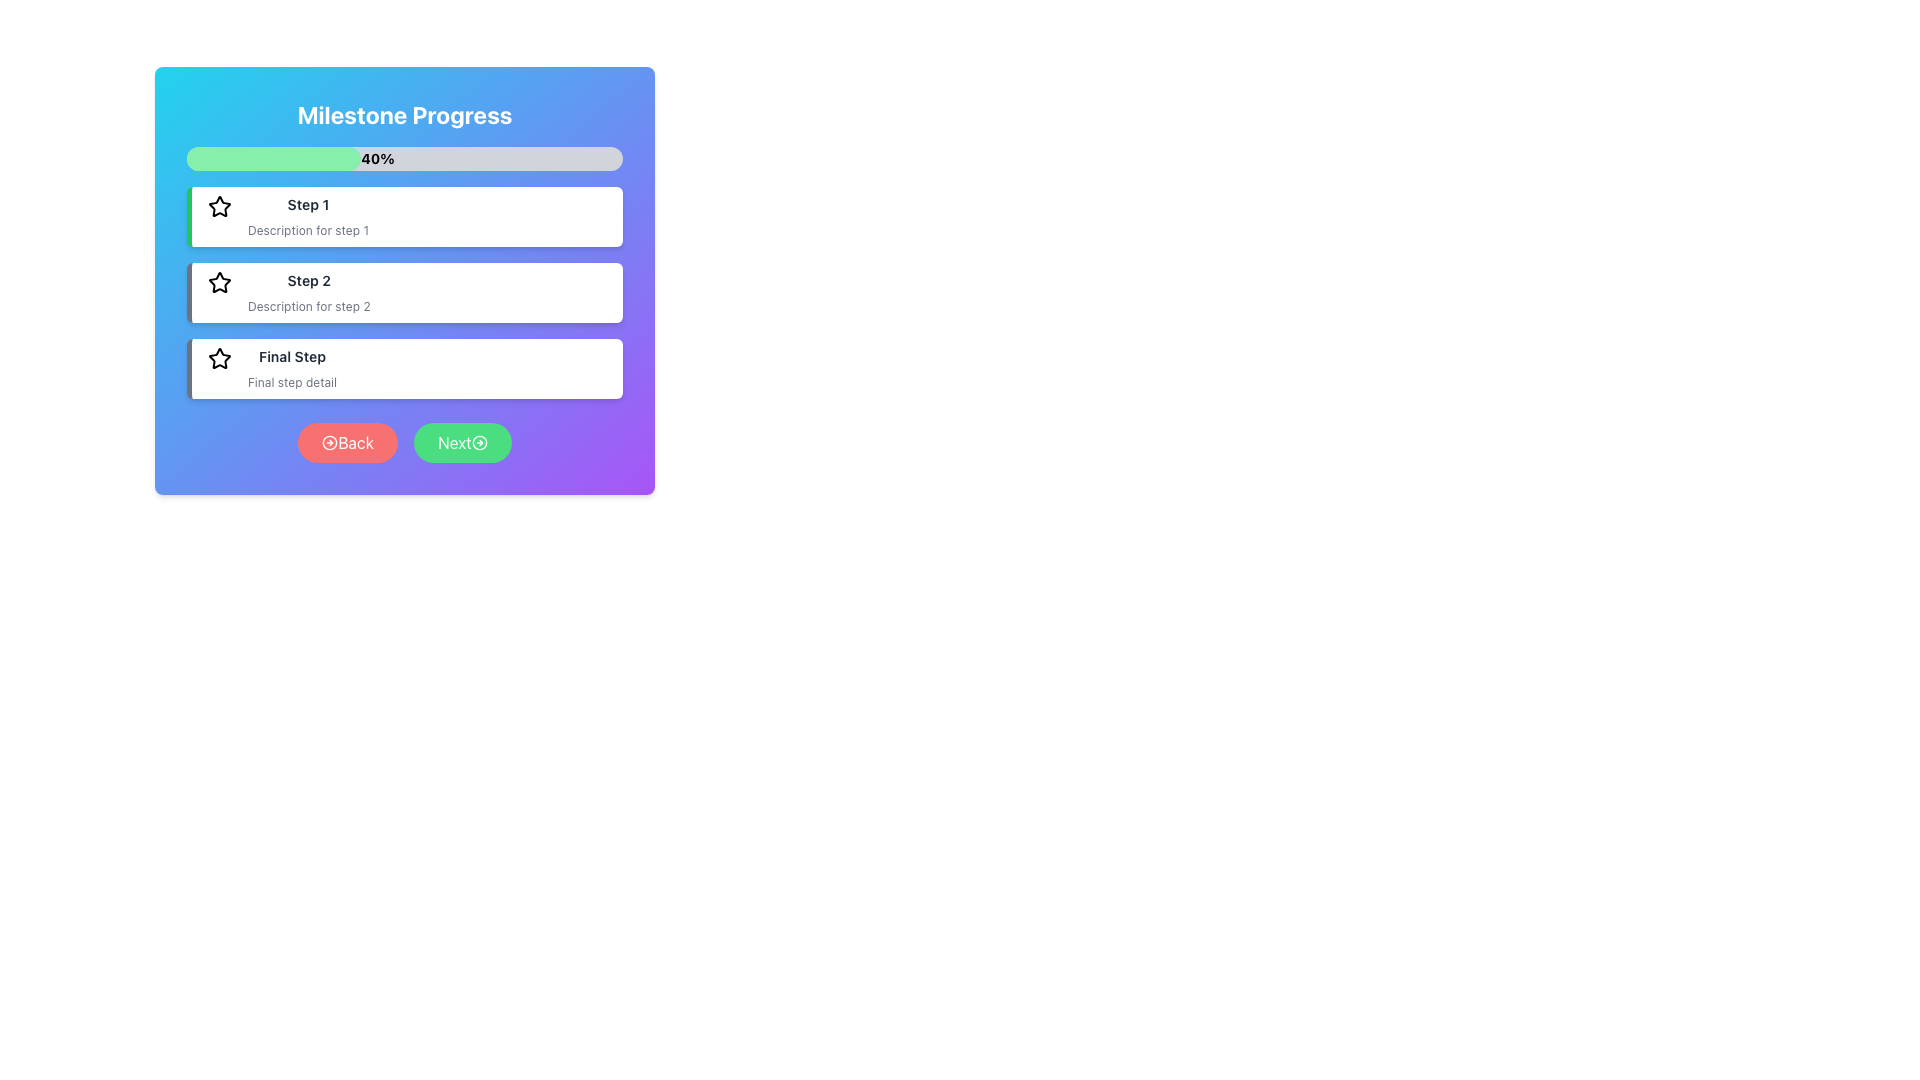 The image size is (1920, 1080). What do you see at coordinates (291, 356) in the screenshot?
I see `the title text label indicating the final milestone in the progression workflow, which is positioned below 'Step 2' and above the 'Back' and 'Next' buttons` at bounding box center [291, 356].